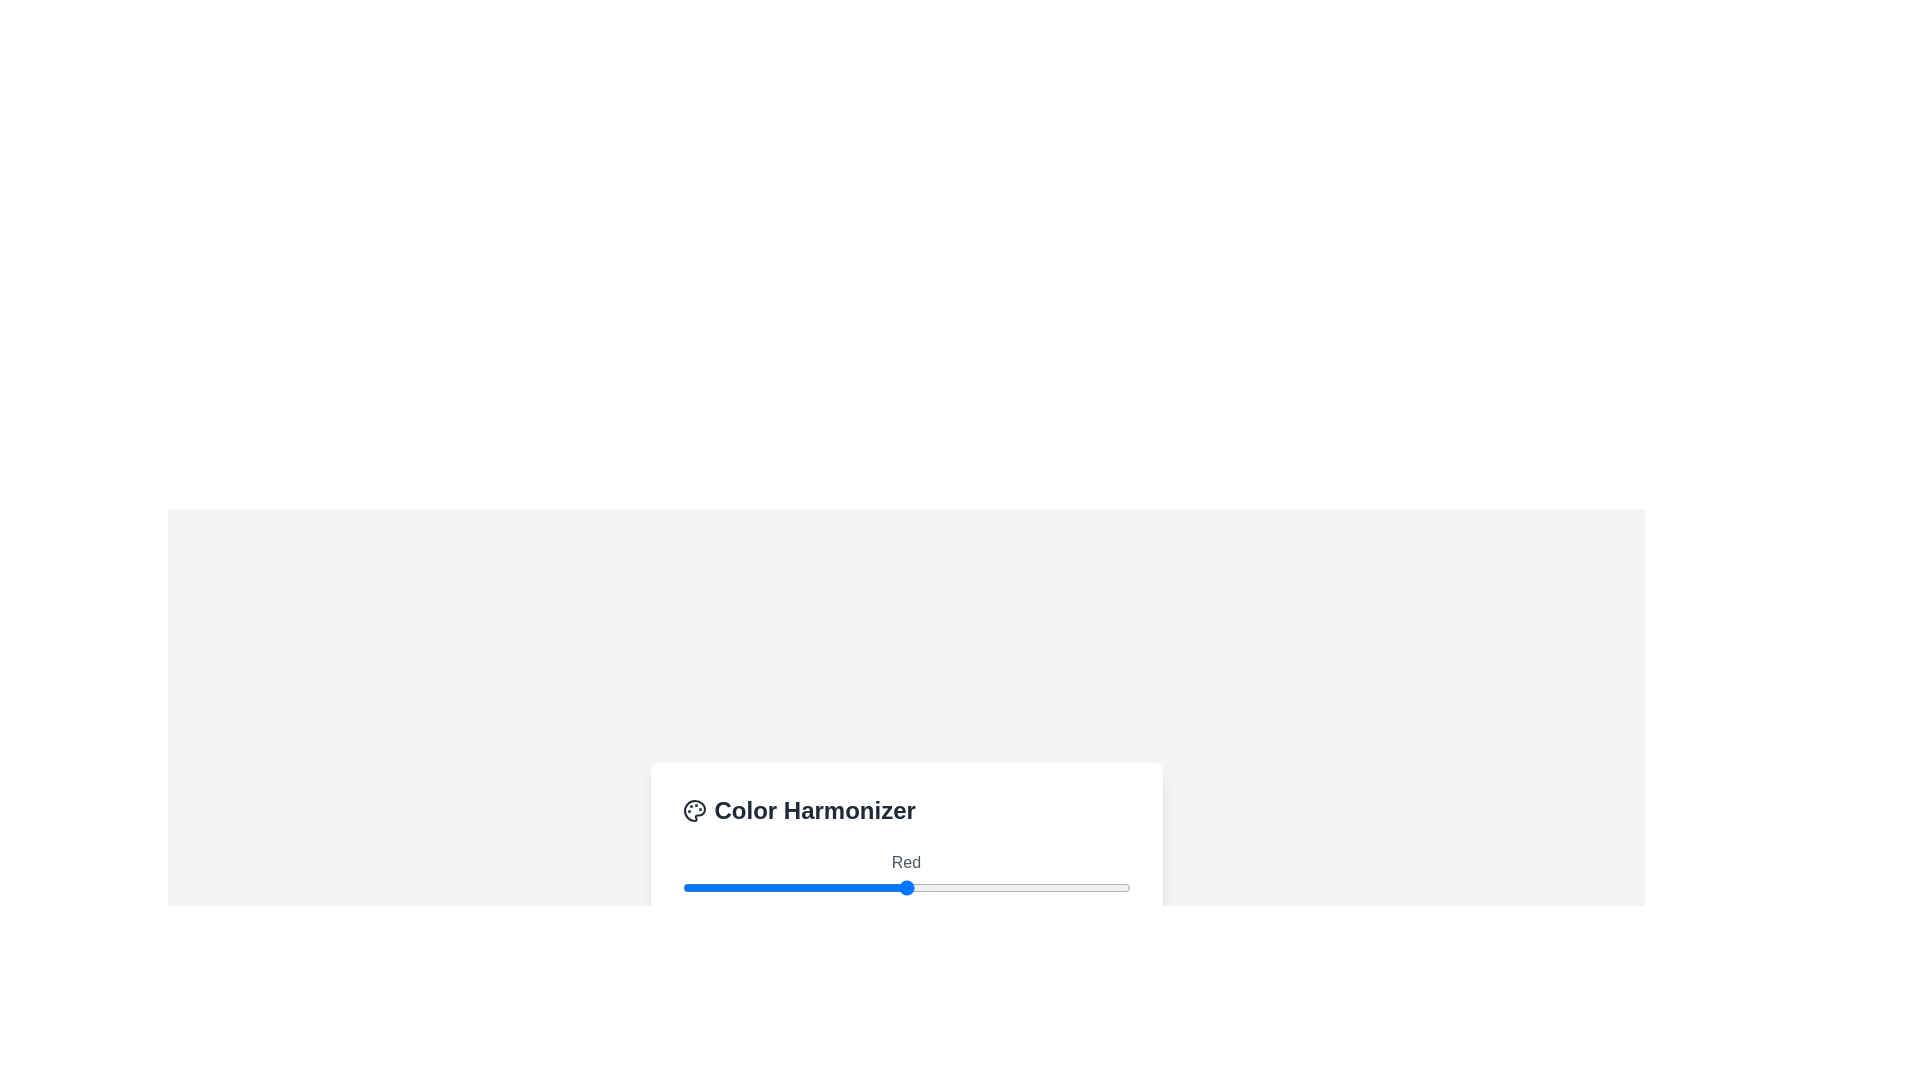  I want to click on the red slider to set its value to 75, so click(814, 886).